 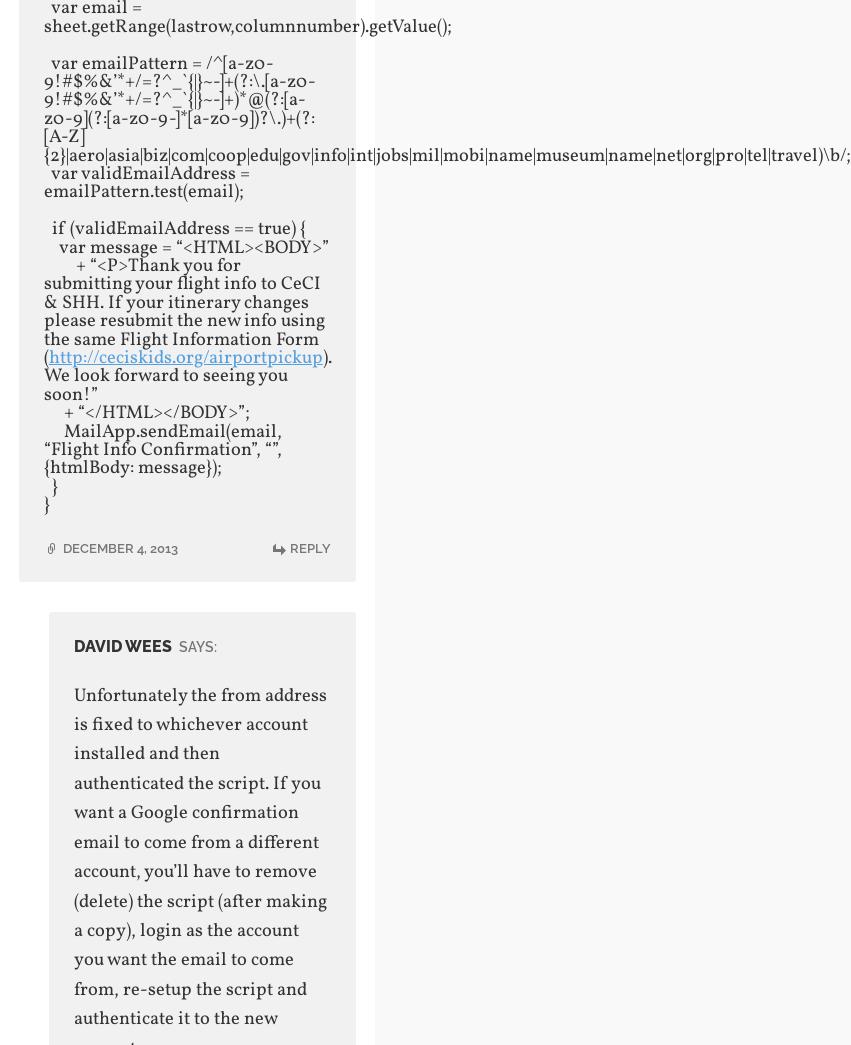 I want to click on 'MailApp.sendEmail(email, “Flight Info Confirmation”, “”, {htmlBody: message});', so click(x=161, y=449).